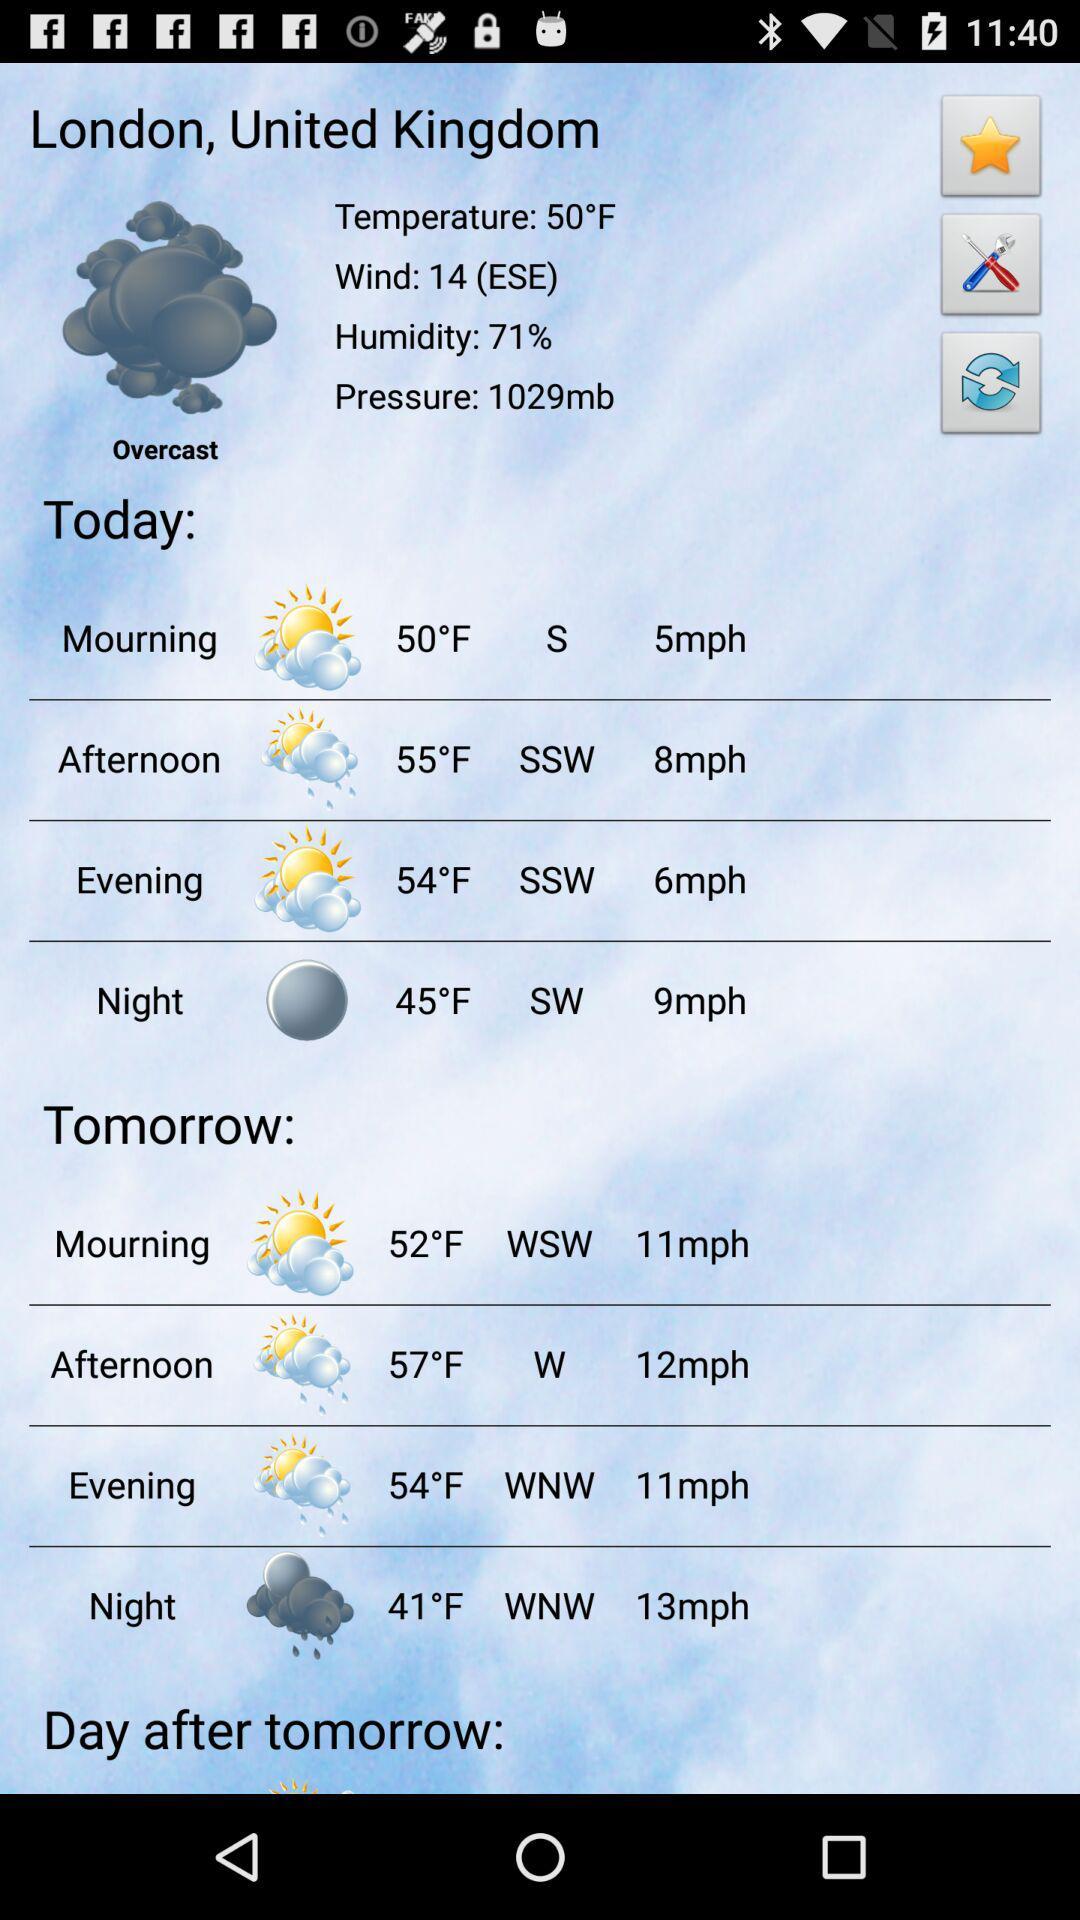  I want to click on the item next to the wind: 14 (ese), so click(991, 388).